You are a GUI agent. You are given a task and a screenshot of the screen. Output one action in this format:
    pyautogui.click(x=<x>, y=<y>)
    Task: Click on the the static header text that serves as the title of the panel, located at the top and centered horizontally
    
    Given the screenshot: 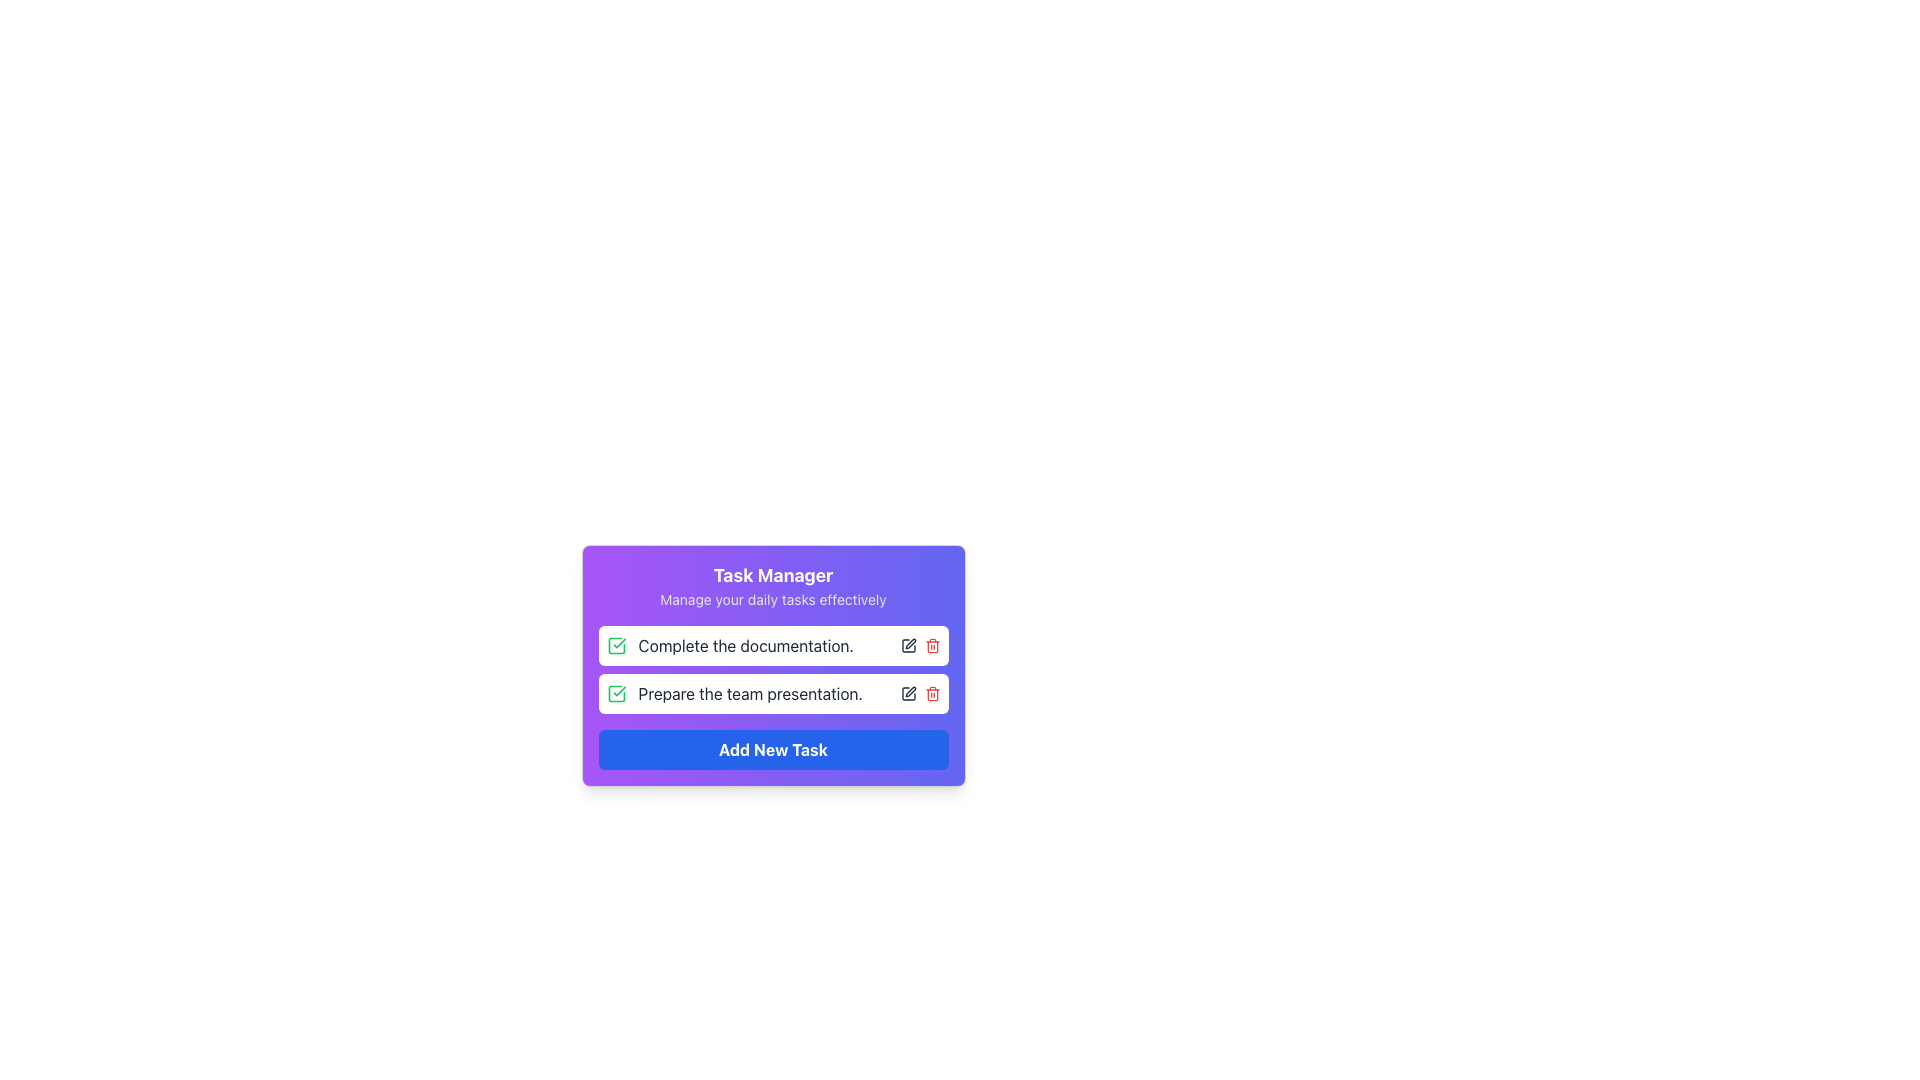 What is the action you would take?
    pyautogui.click(x=772, y=575)
    